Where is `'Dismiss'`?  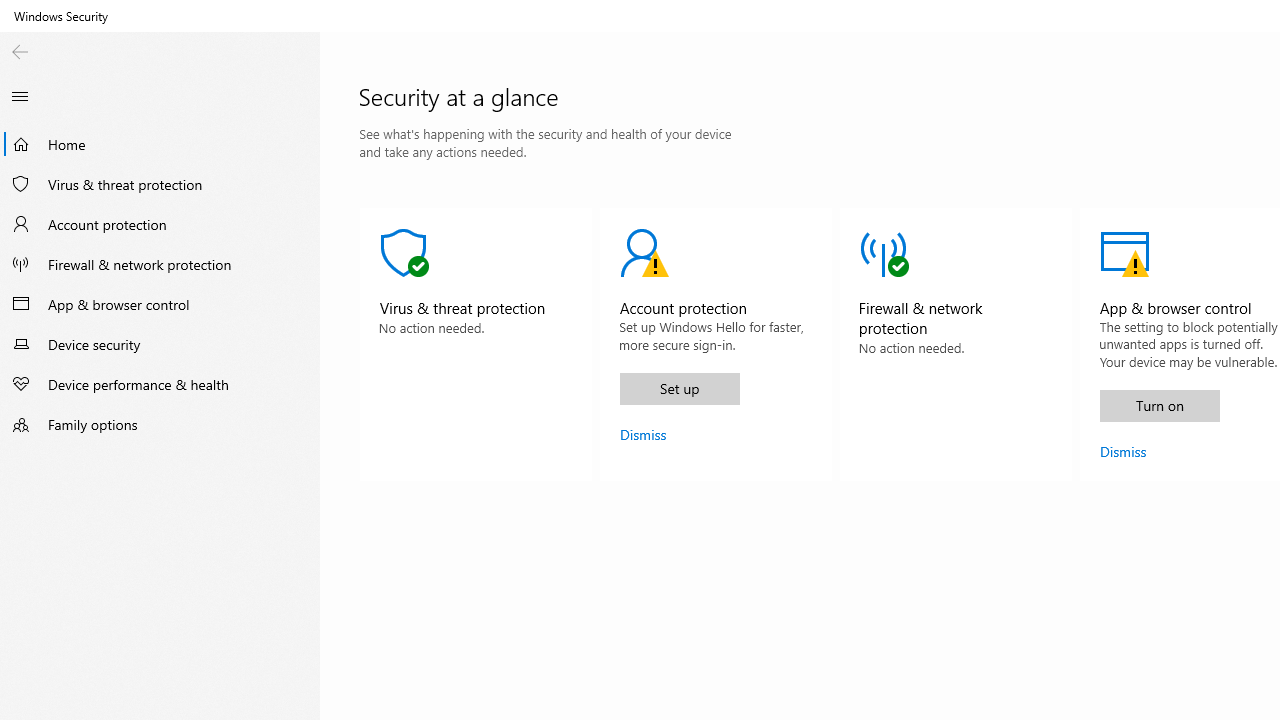
'Dismiss' is located at coordinates (1123, 451).